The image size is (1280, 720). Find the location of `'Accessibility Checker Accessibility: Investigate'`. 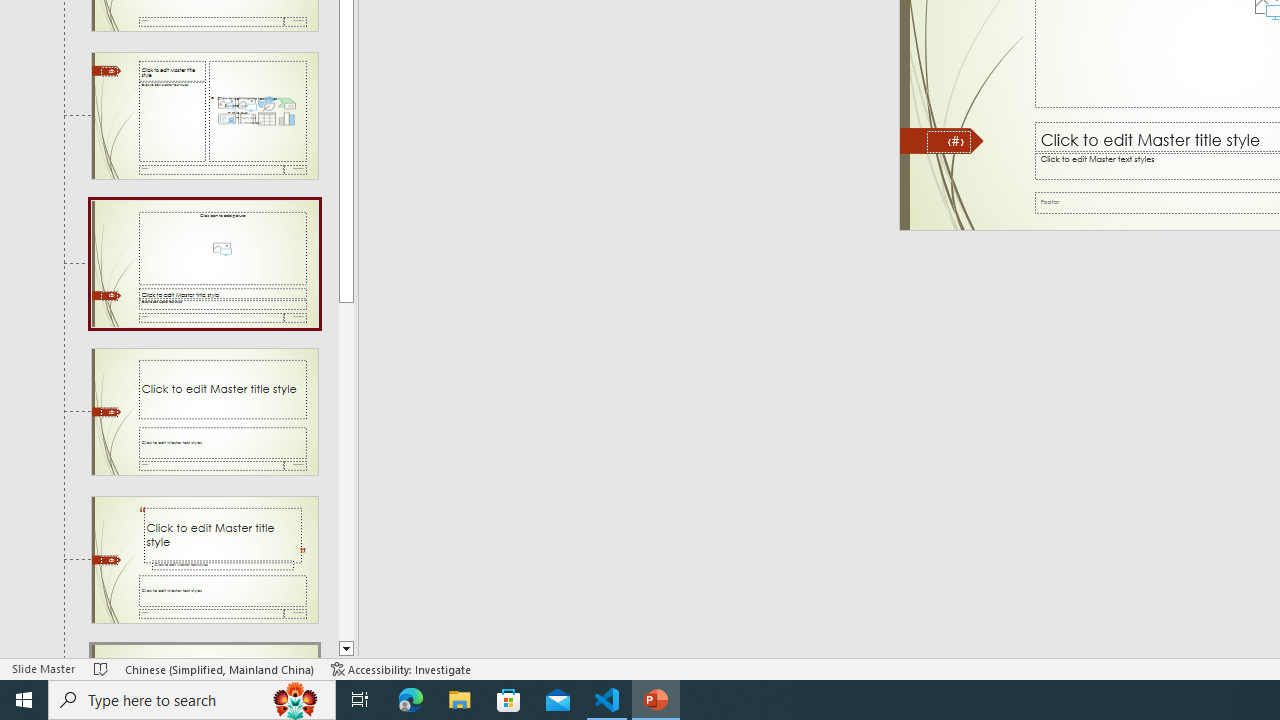

'Accessibility Checker Accessibility: Investigate' is located at coordinates (400, 669).